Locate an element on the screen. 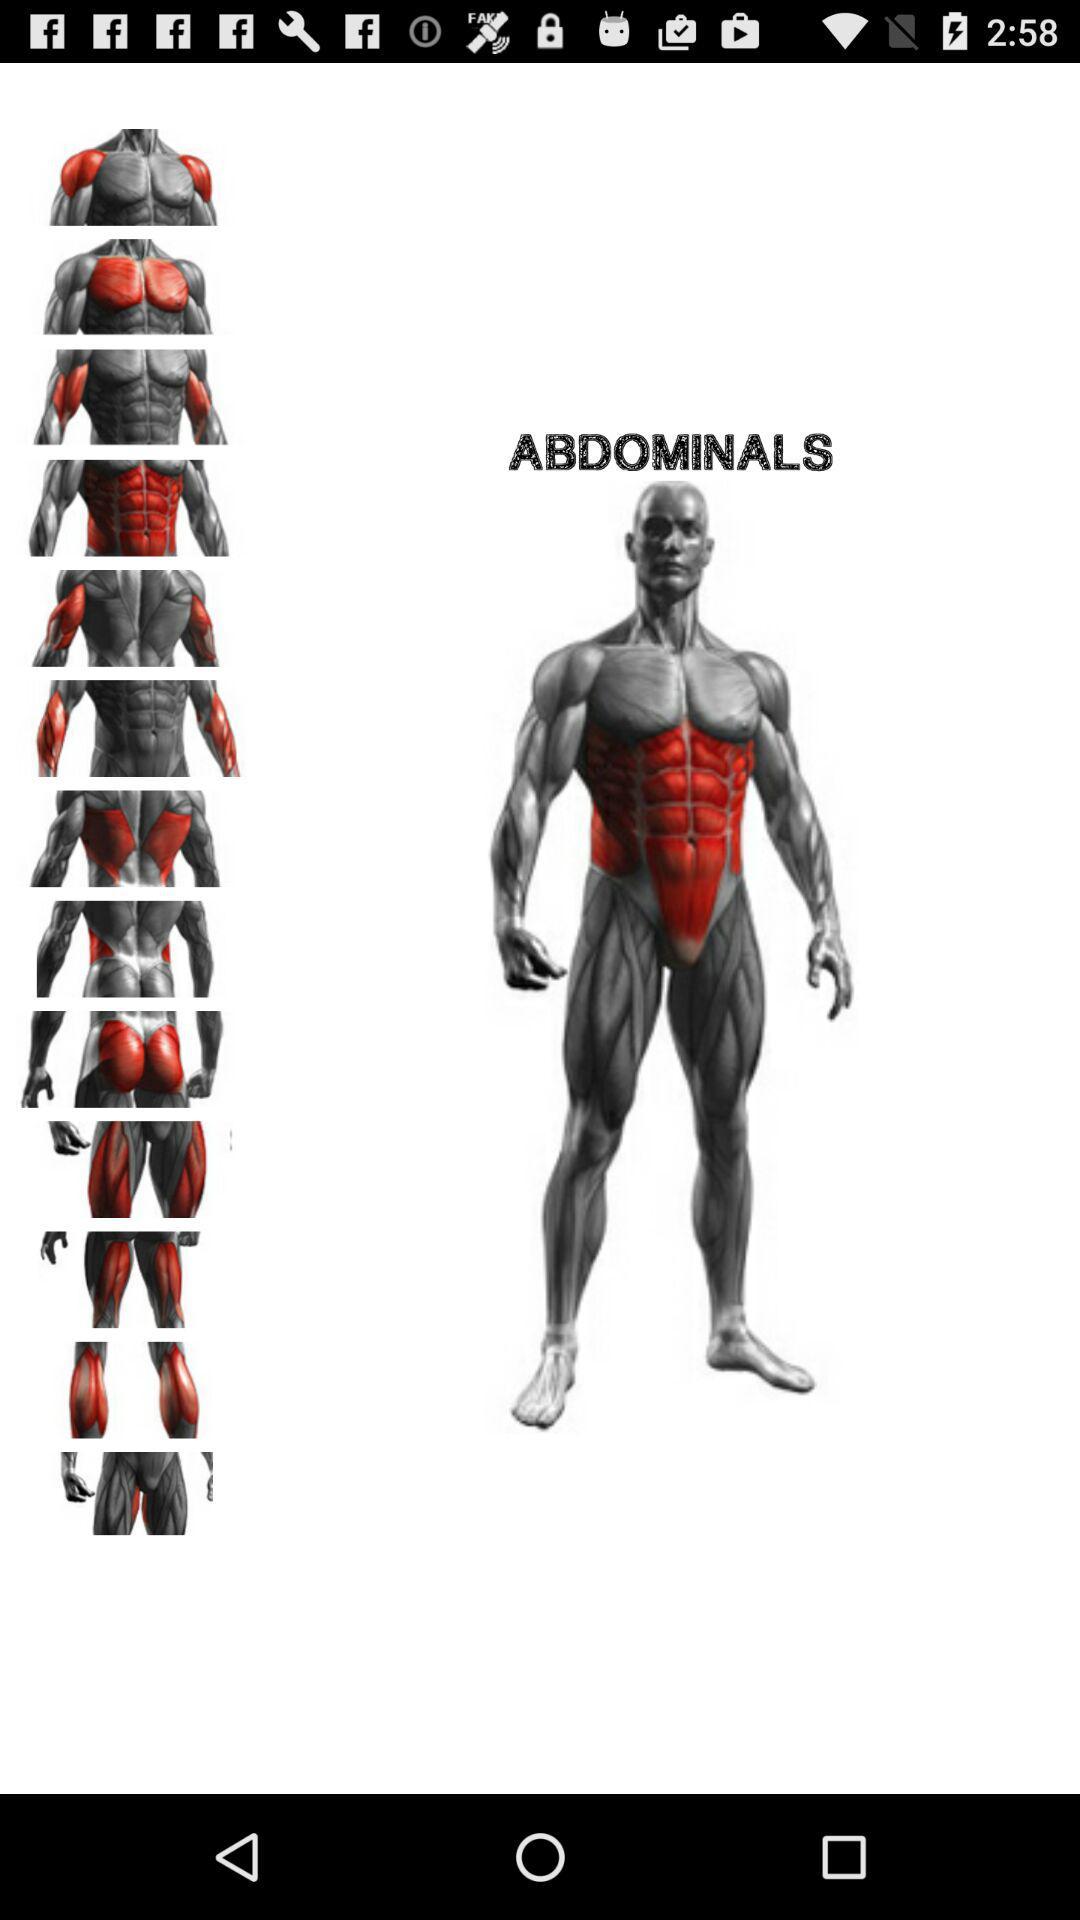 The width and height of the screenshot is (1080, 1920). muscle group information is located at coordinates (131, 1162).